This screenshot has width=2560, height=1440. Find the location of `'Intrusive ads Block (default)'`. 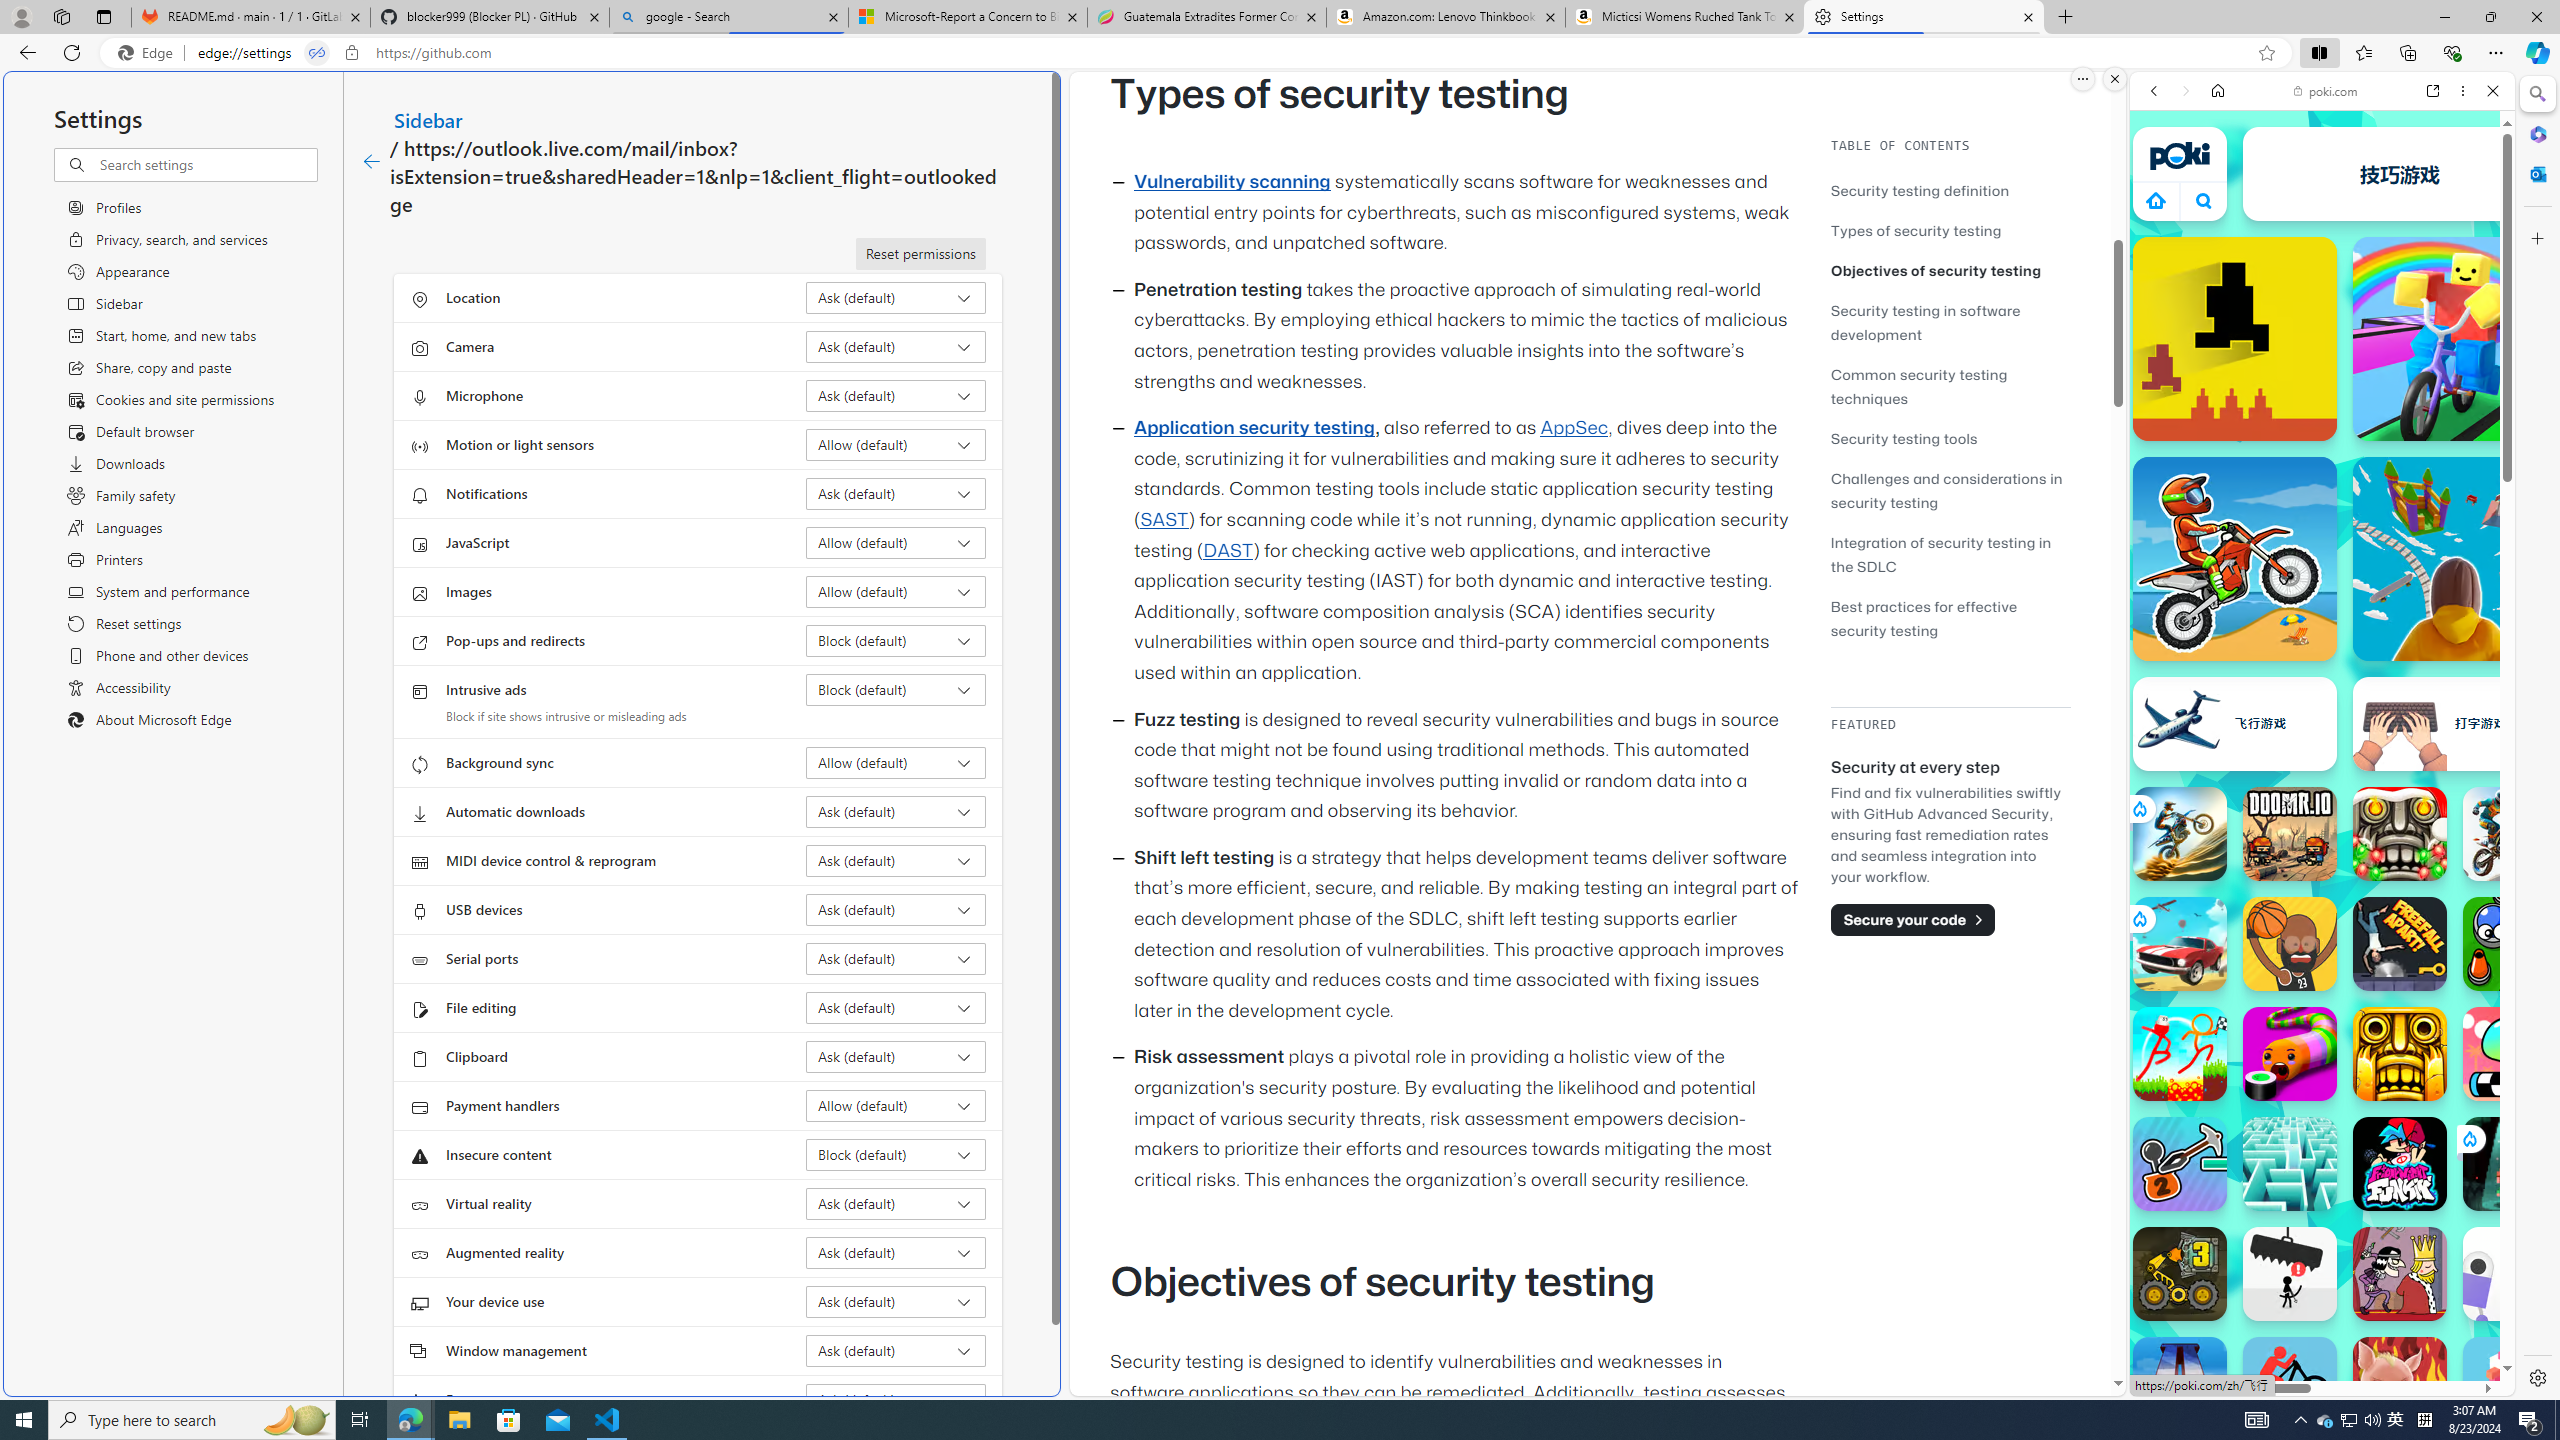

'Intrusive ads Block (default)' is located at coordinates (896, 689).